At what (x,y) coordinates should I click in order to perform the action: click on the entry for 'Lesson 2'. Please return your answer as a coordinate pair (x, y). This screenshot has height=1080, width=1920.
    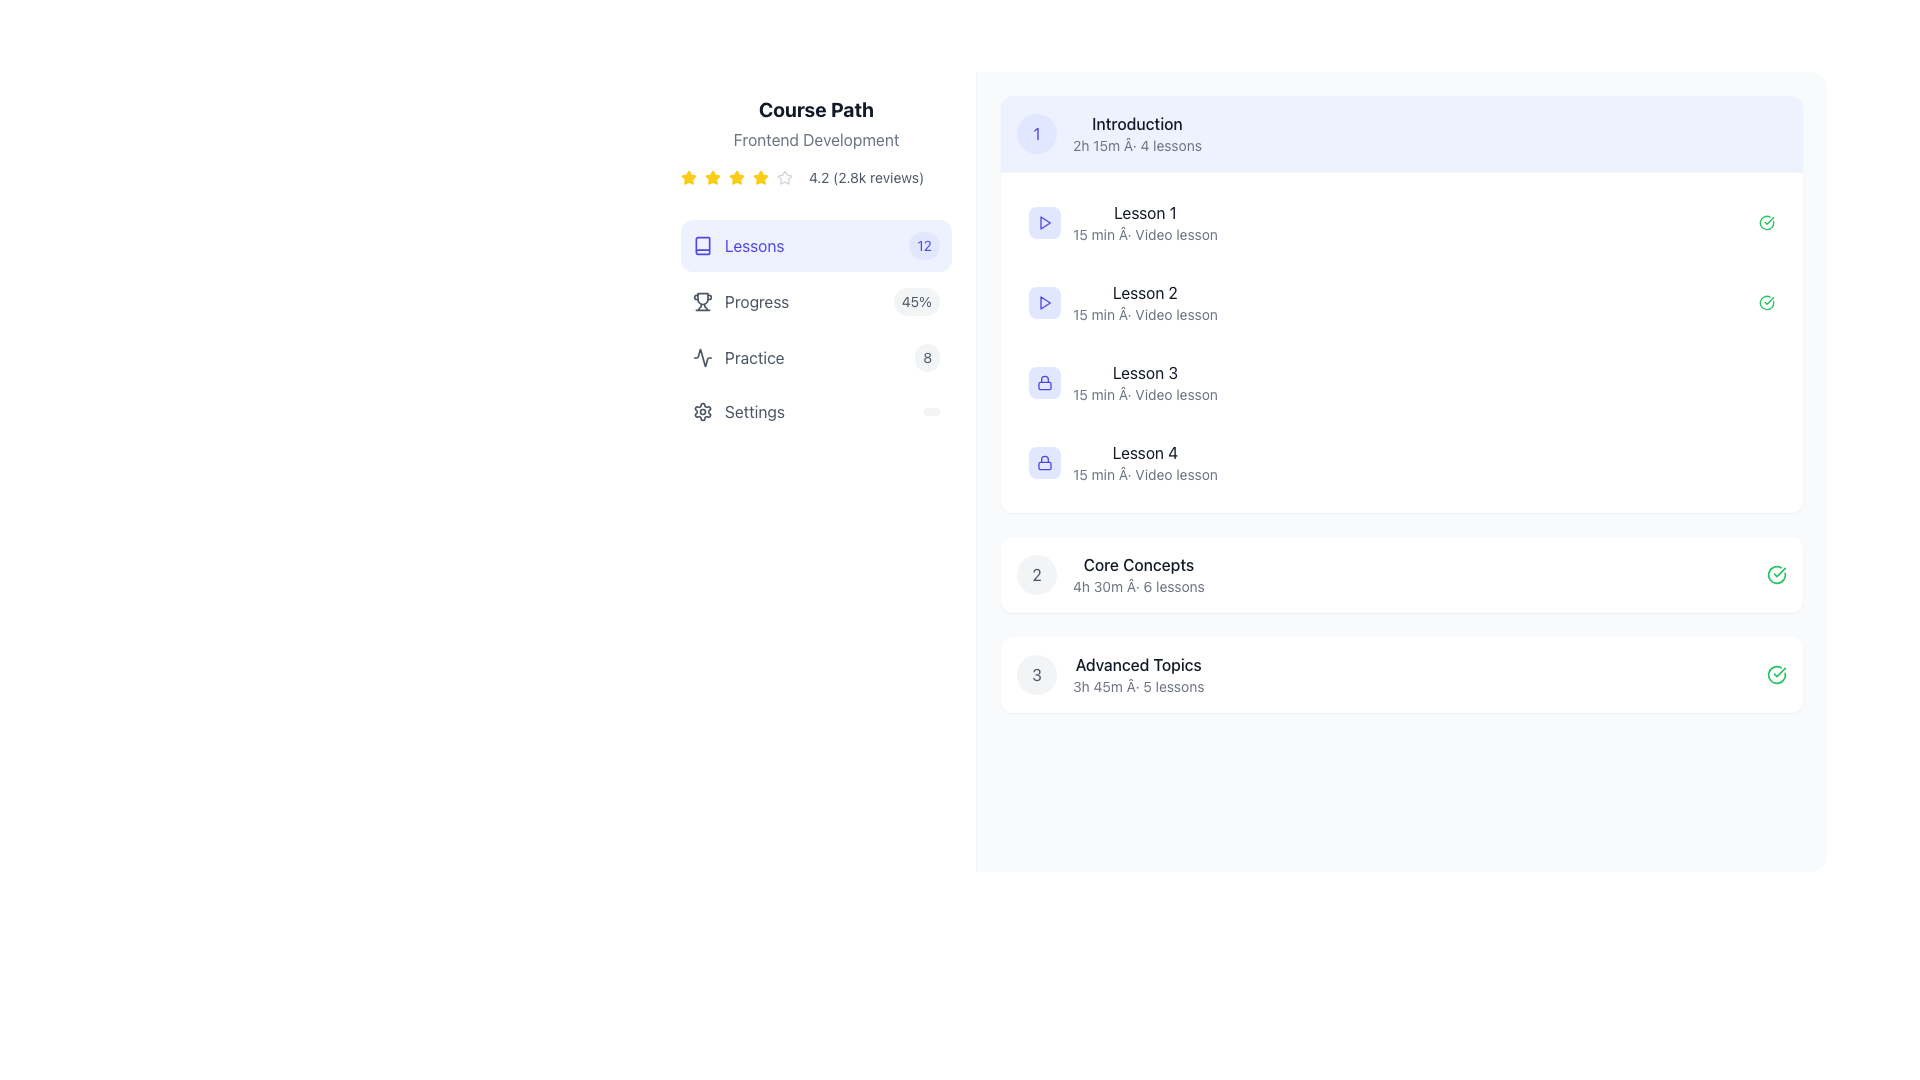
    Looking at the image, I should click on (1400, 303).